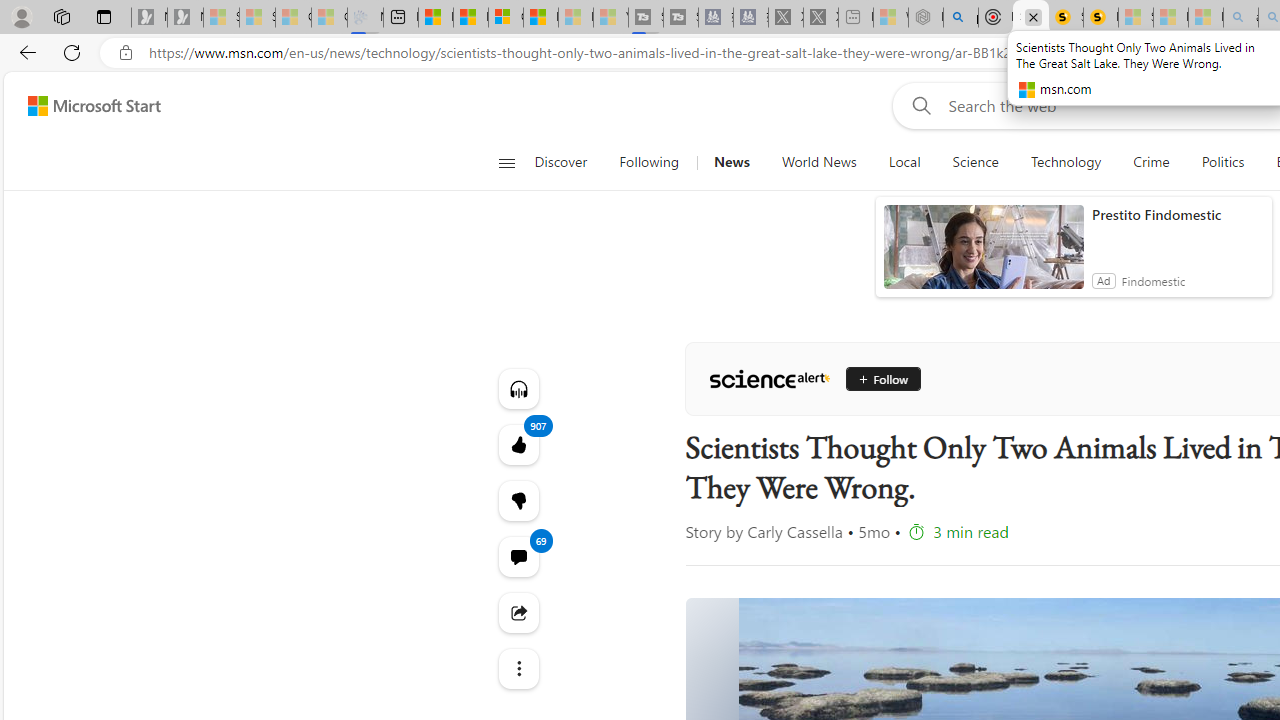  What do you see at coordinates (518, 668) in the screenshot?
I see `'See more'` at bounding box center [518, 668].